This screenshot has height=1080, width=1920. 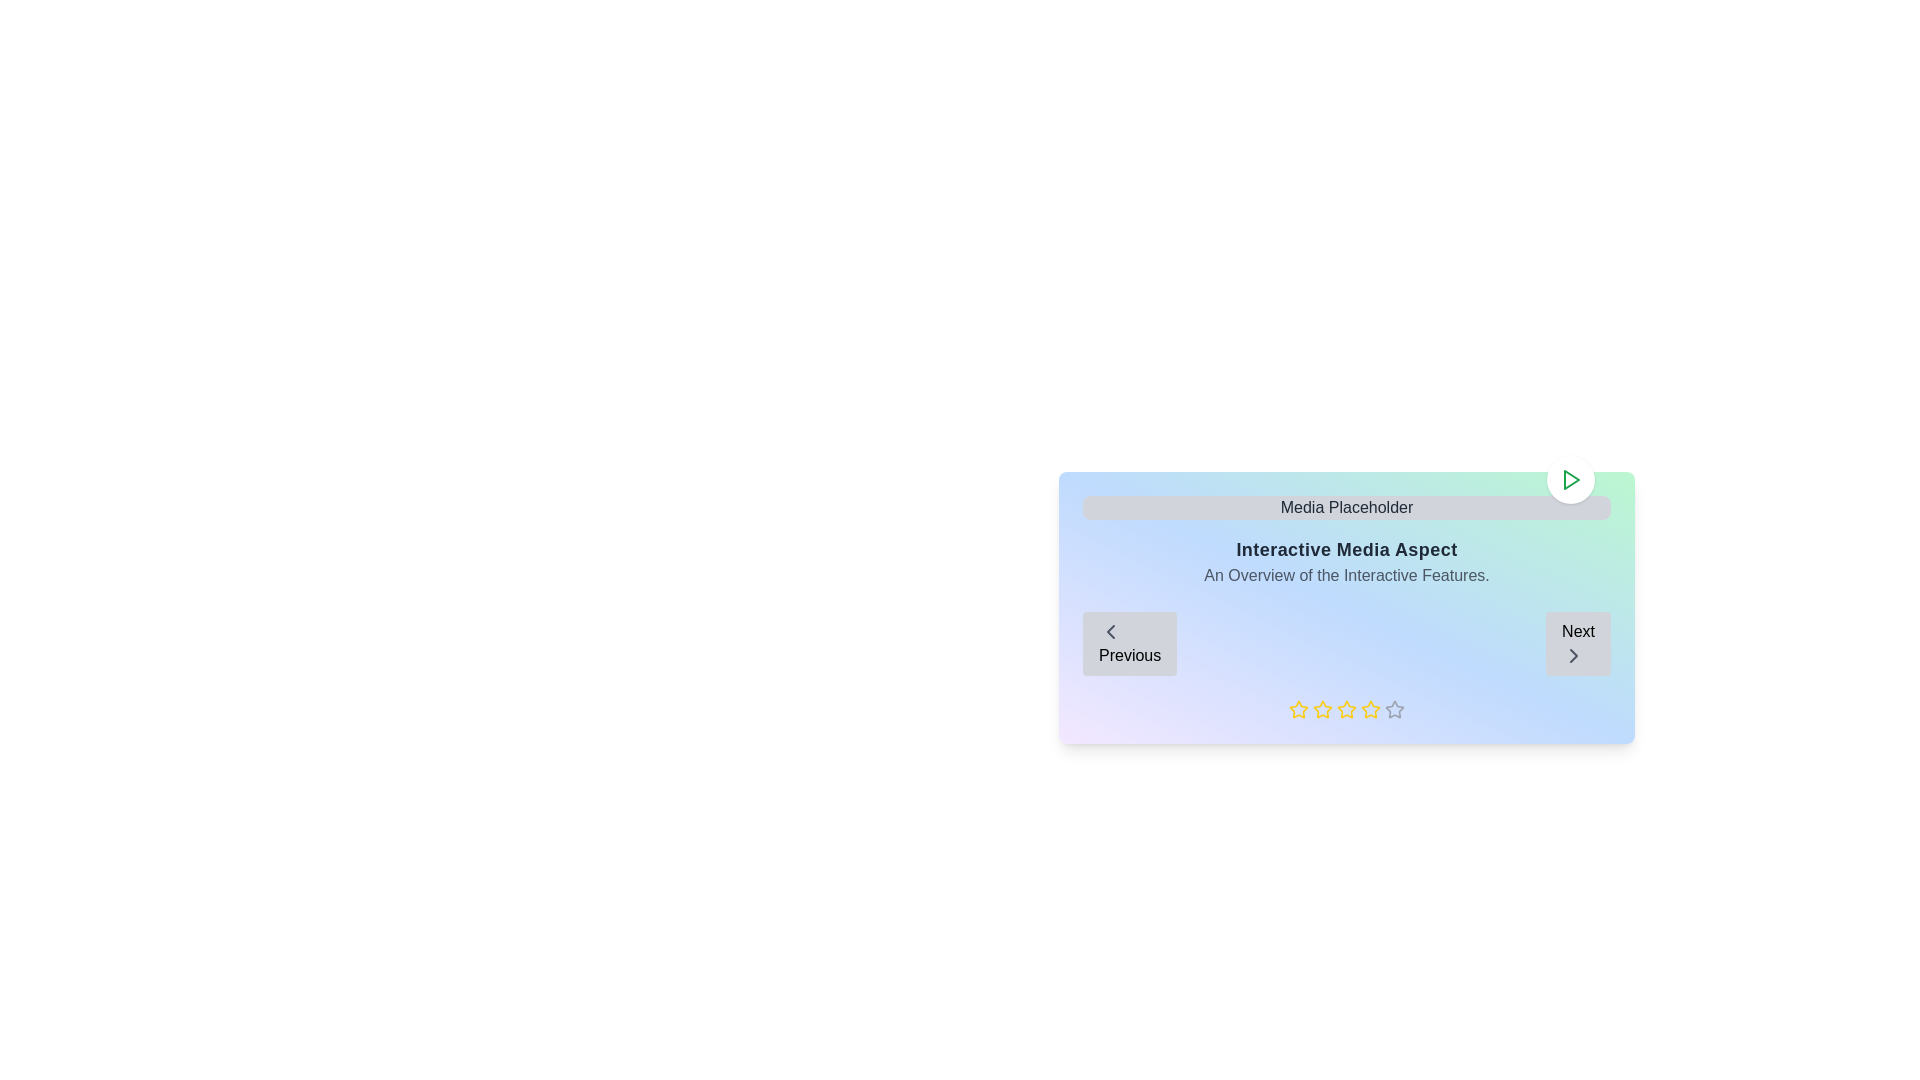 What do you see at coordinates (1323, 708) in the screenshot?
I see `on the second star-shaped icon with a yellow outline in a row of five stars` at bounding box center [1323, 708].